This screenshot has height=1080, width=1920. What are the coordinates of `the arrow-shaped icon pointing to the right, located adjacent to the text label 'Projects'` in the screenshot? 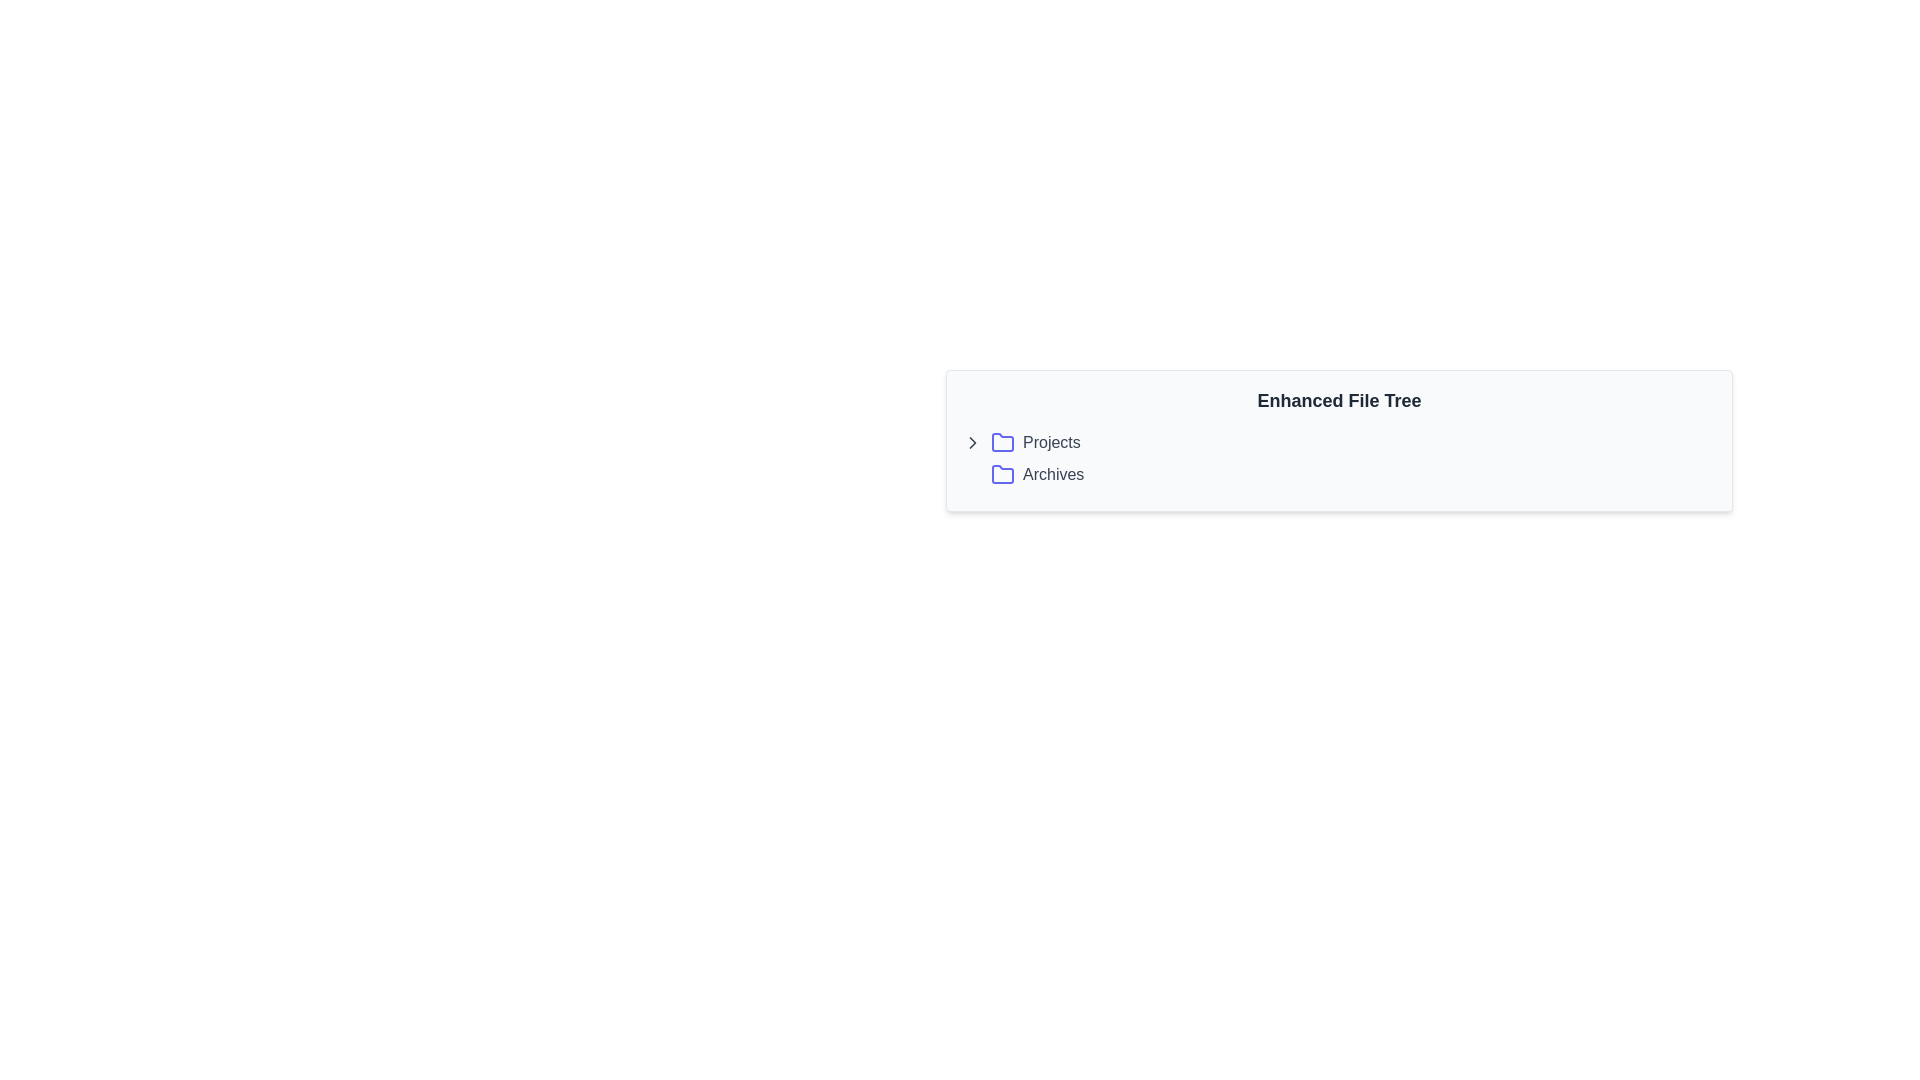 It's located at (973, 442).